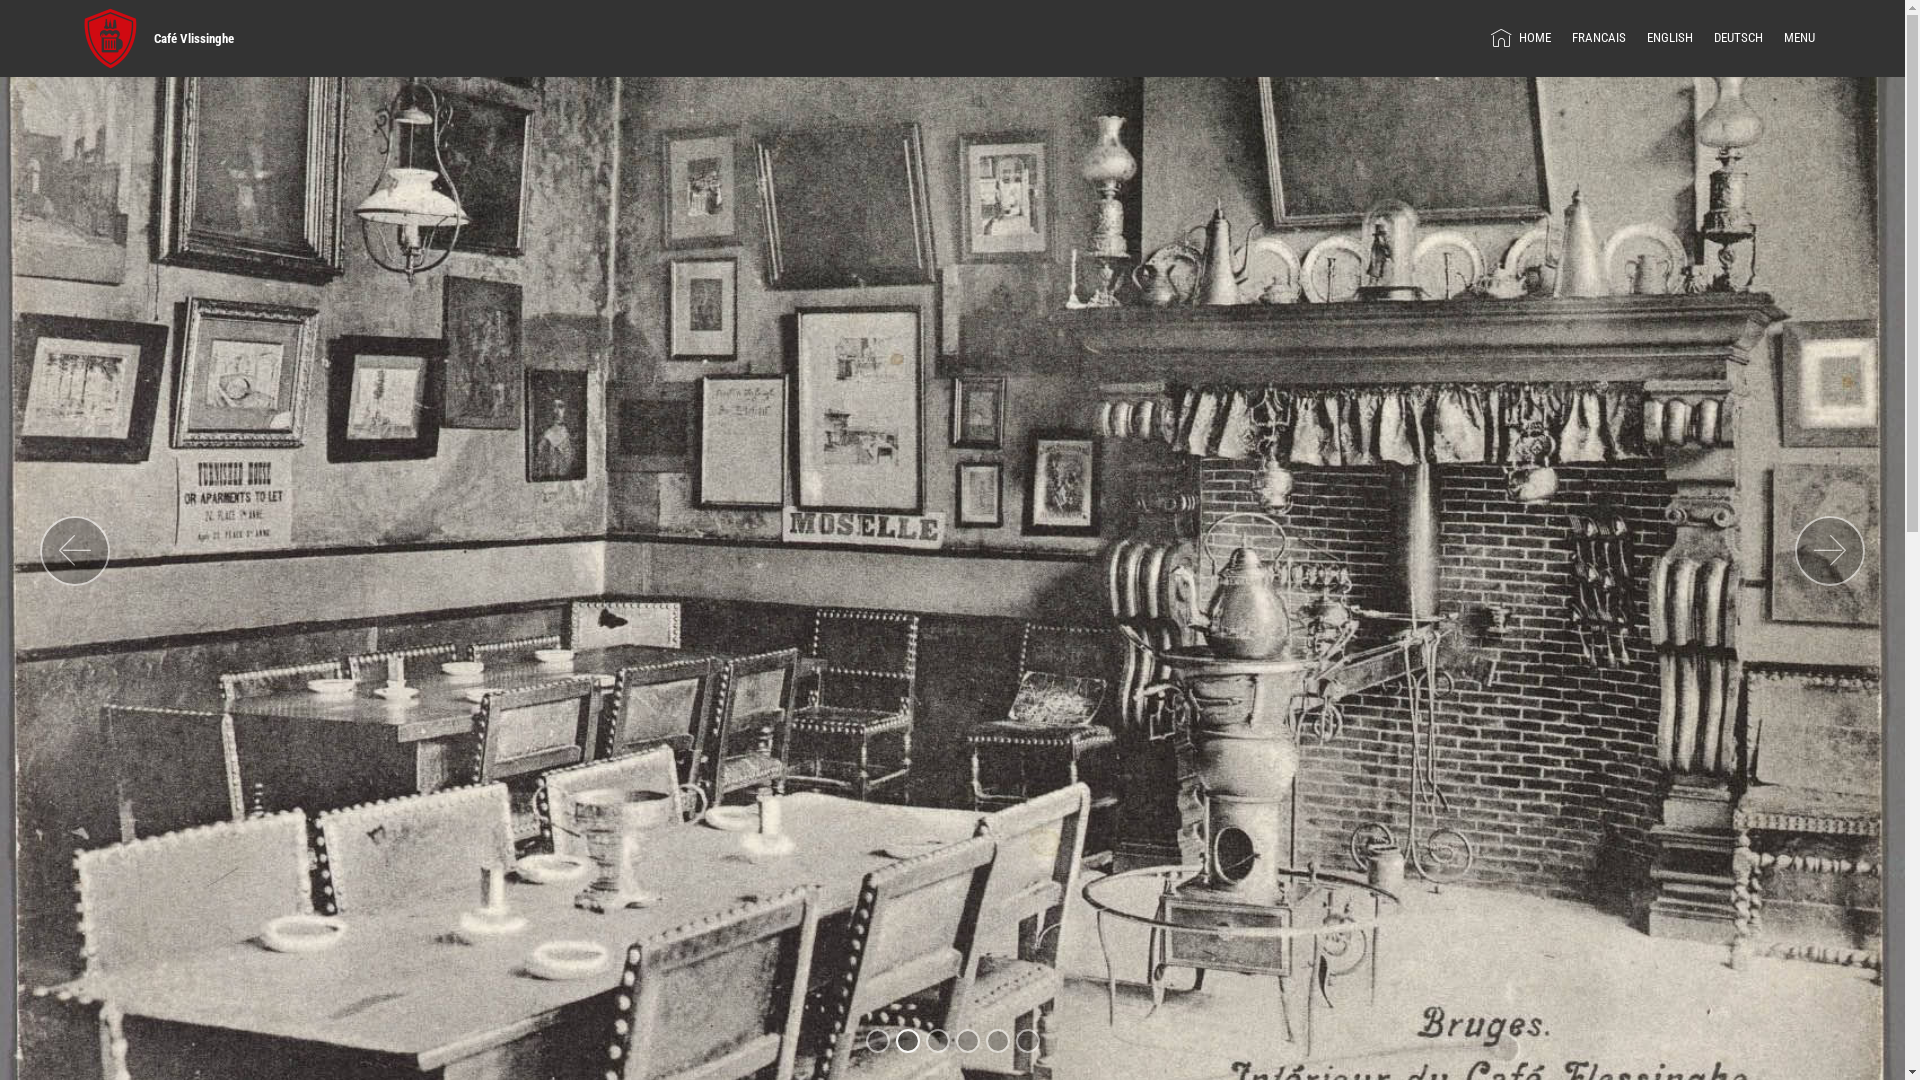 This screenshot has width=1920, height=1080. What do you see at coordinates (1829, 551) in the screenshot?
I see `'Next'` at bounding box center [1829, 551].